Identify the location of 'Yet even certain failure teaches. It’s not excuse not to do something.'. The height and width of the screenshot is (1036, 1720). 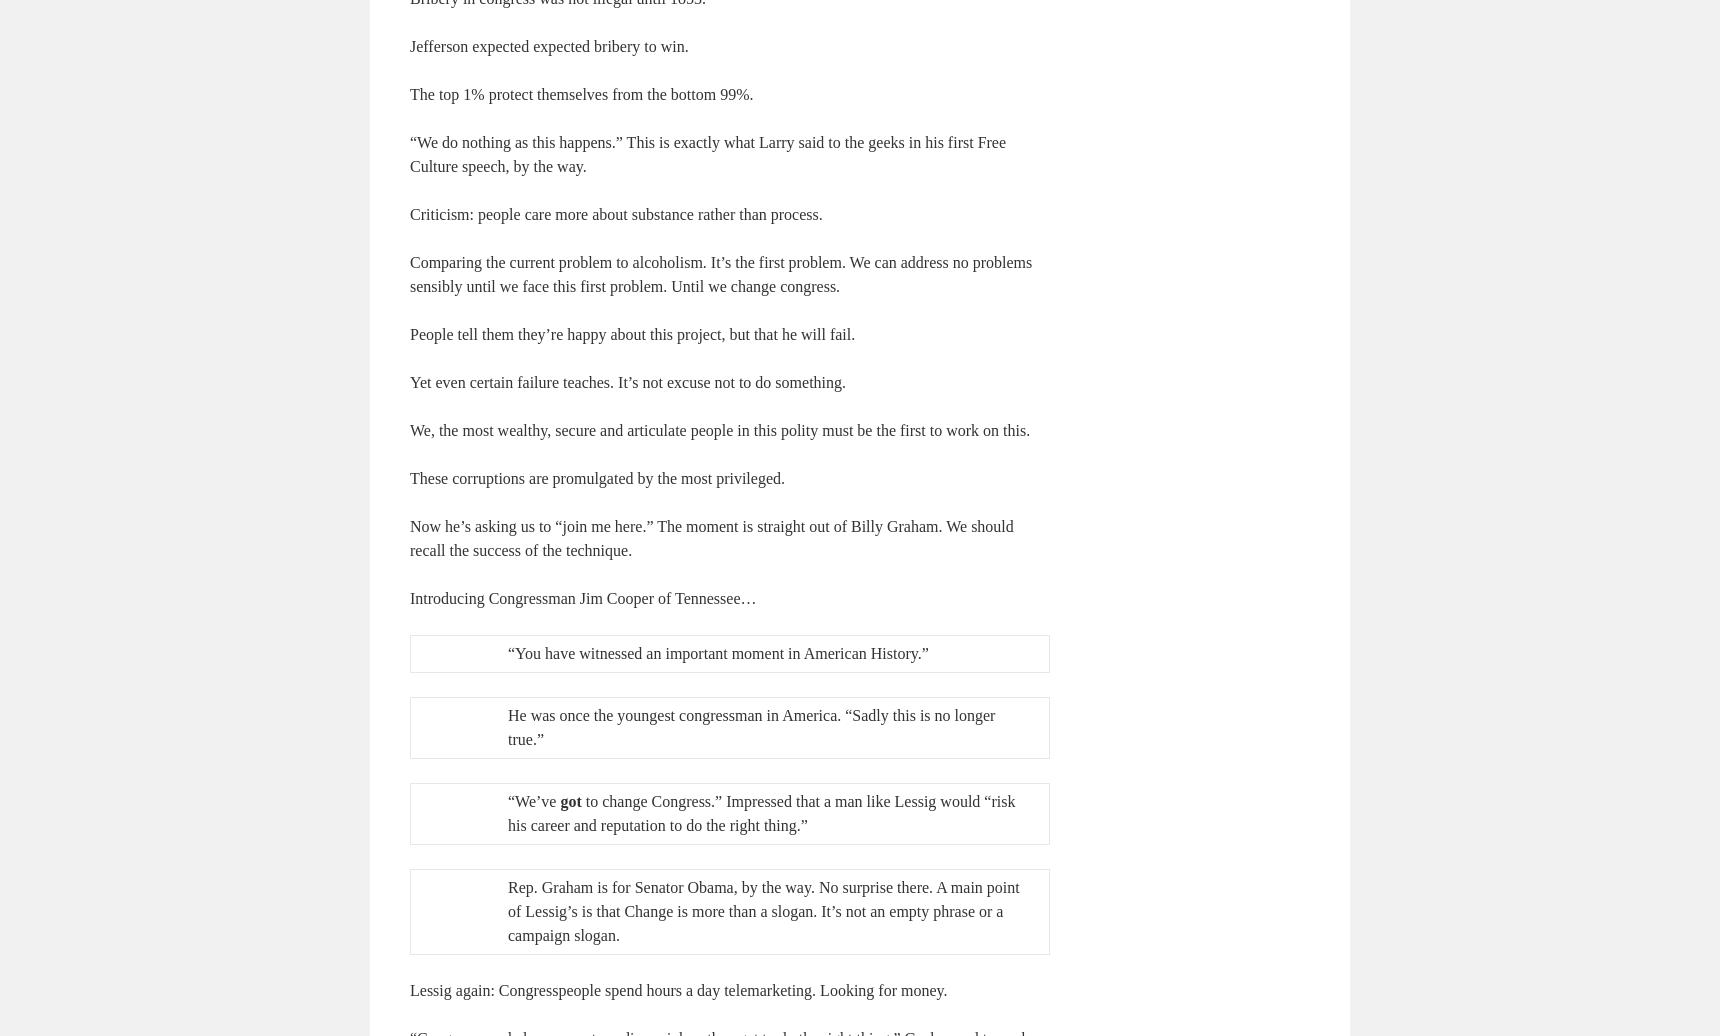
(626, 381).